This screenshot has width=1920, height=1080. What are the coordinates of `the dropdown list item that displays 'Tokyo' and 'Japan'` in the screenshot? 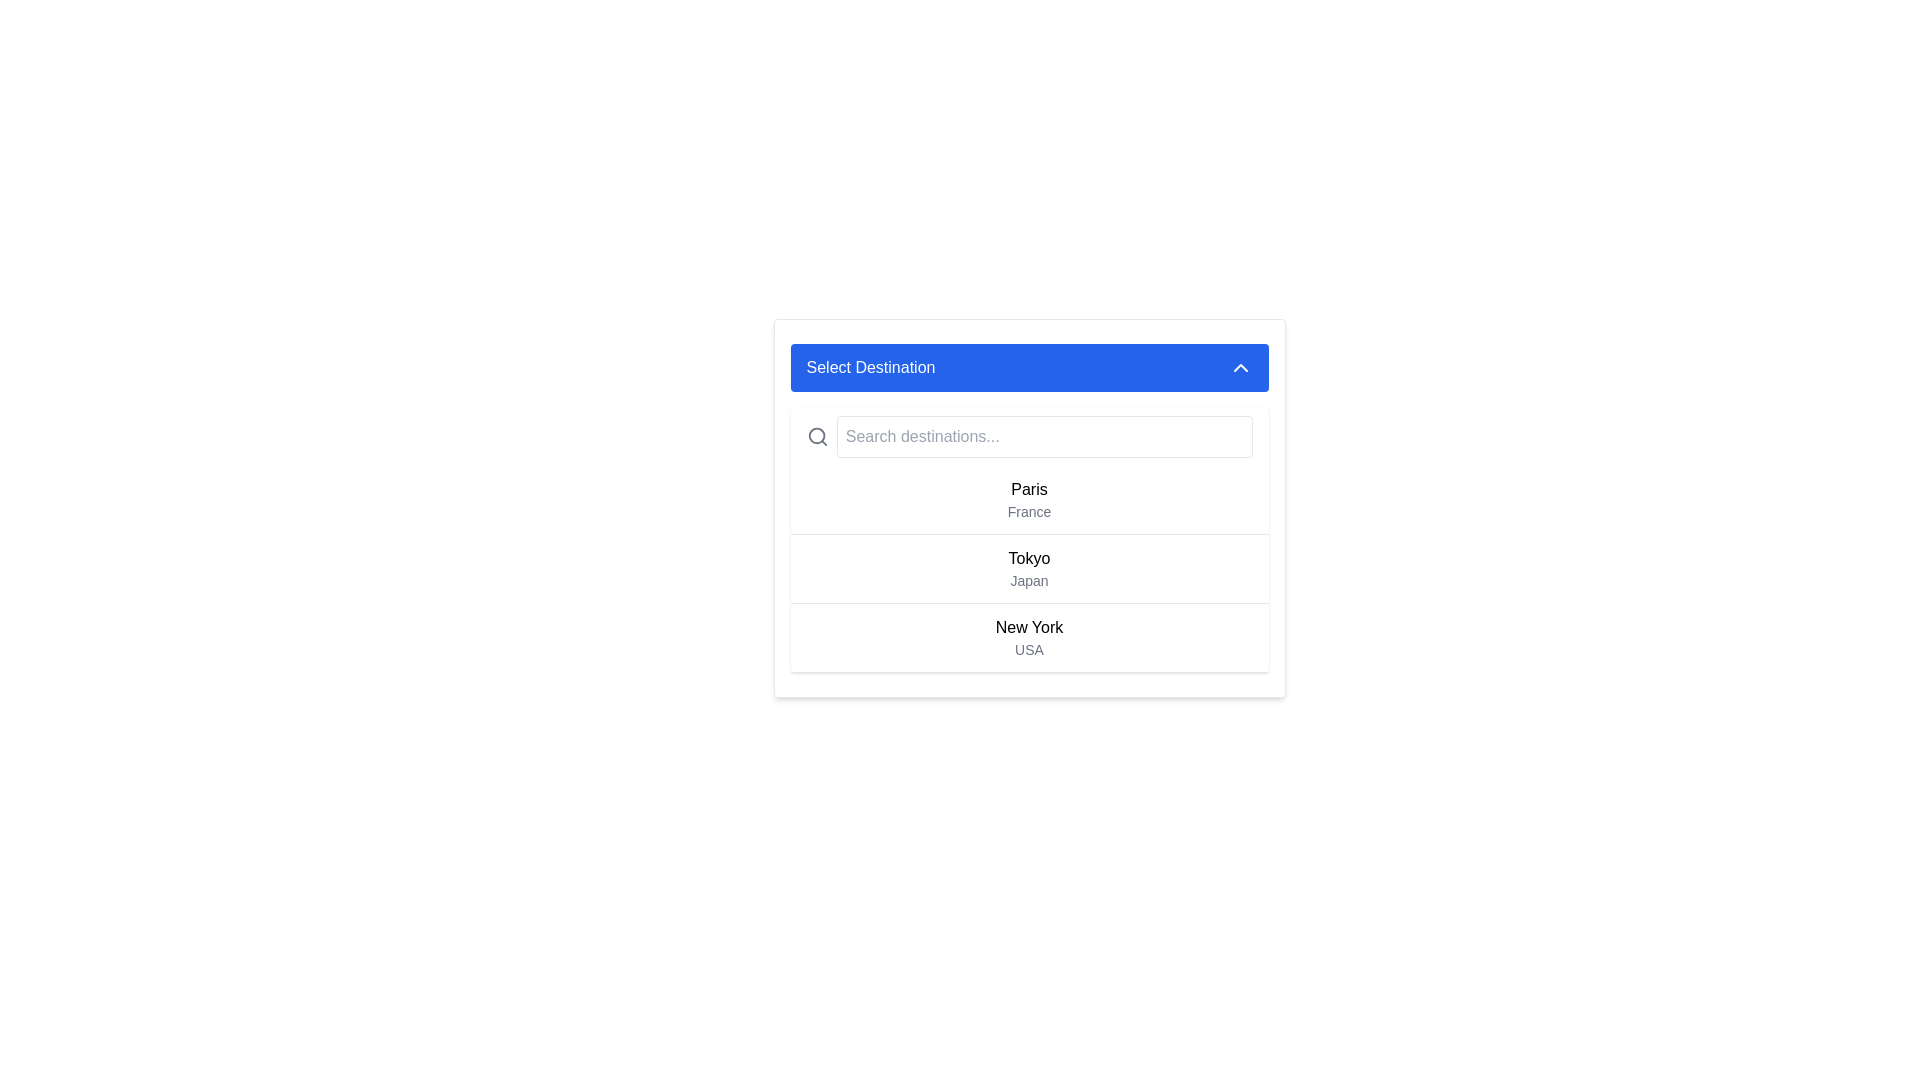 It's located at (1029, 569).